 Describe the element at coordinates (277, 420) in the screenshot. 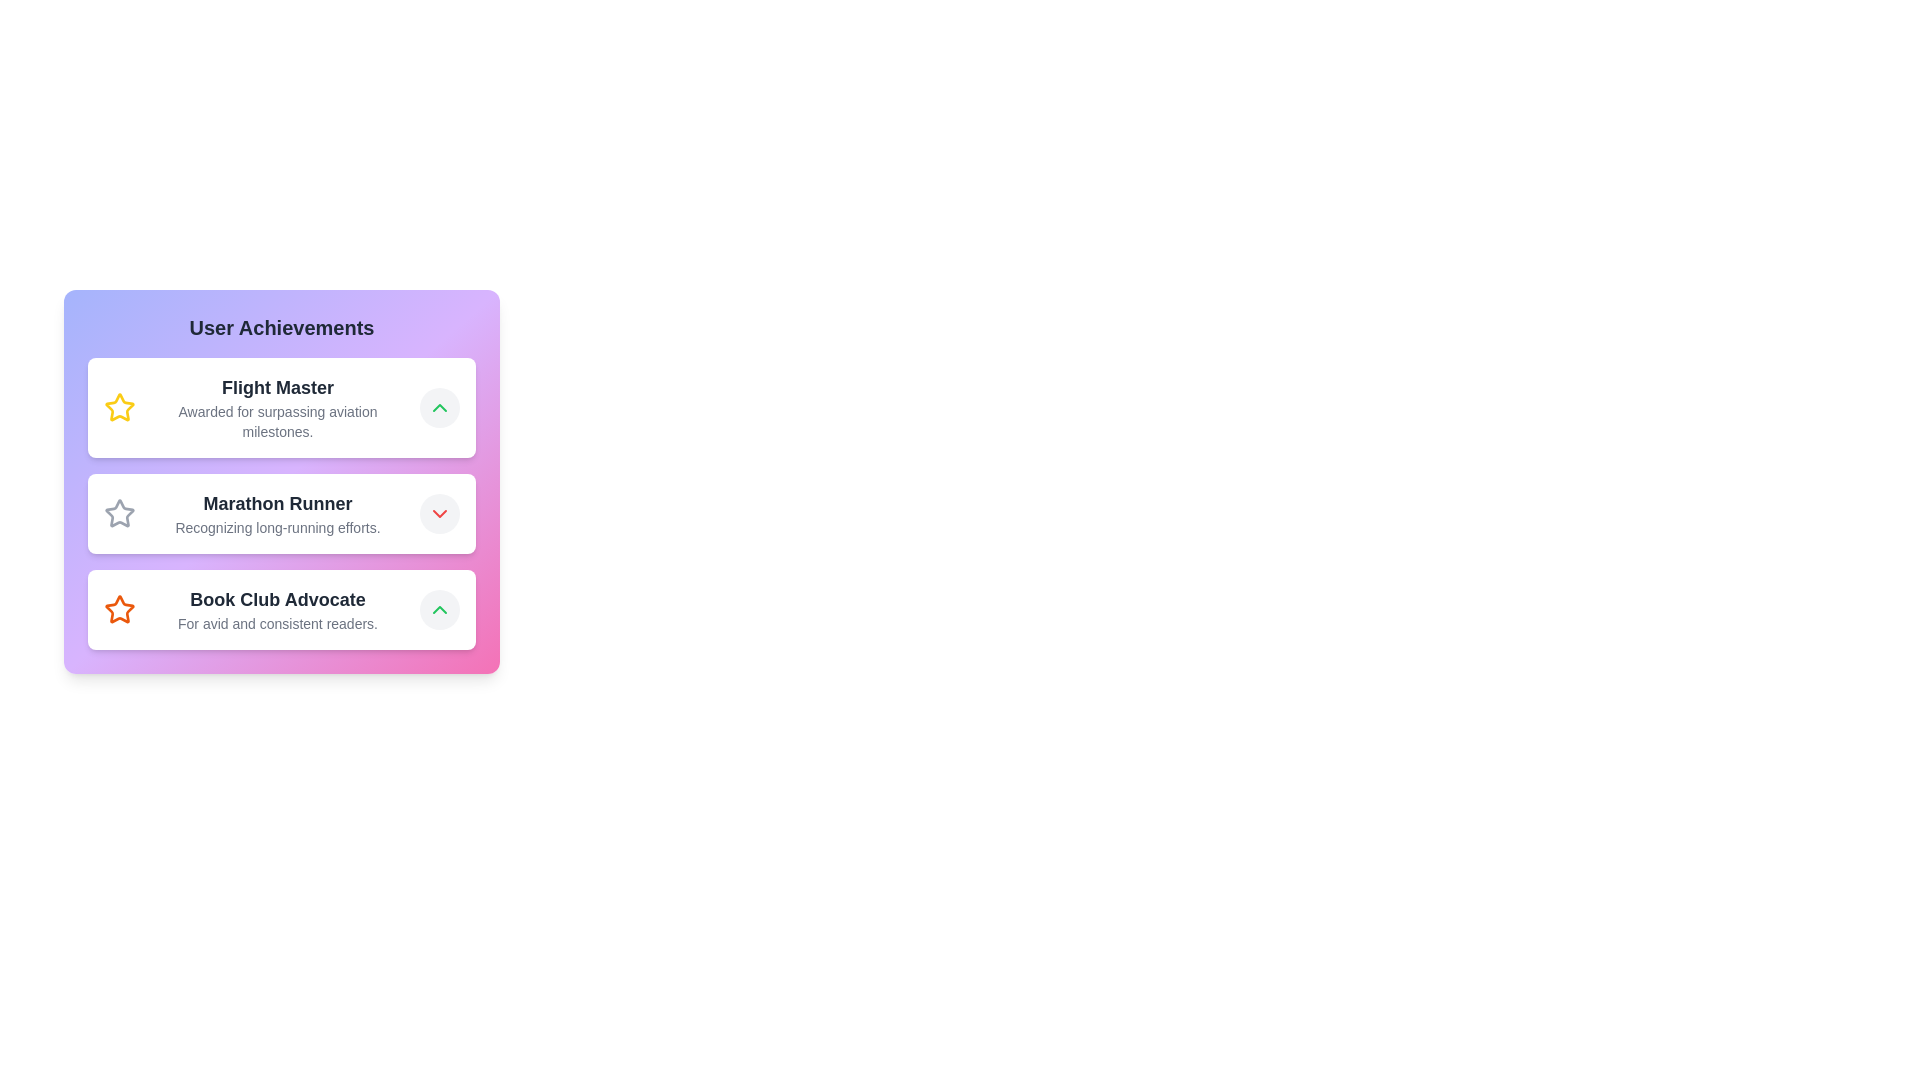

I see `the static text element providing a description beneath the 'Flight Master' header in the first achievement card within the 'User Achievements' section` at that location.